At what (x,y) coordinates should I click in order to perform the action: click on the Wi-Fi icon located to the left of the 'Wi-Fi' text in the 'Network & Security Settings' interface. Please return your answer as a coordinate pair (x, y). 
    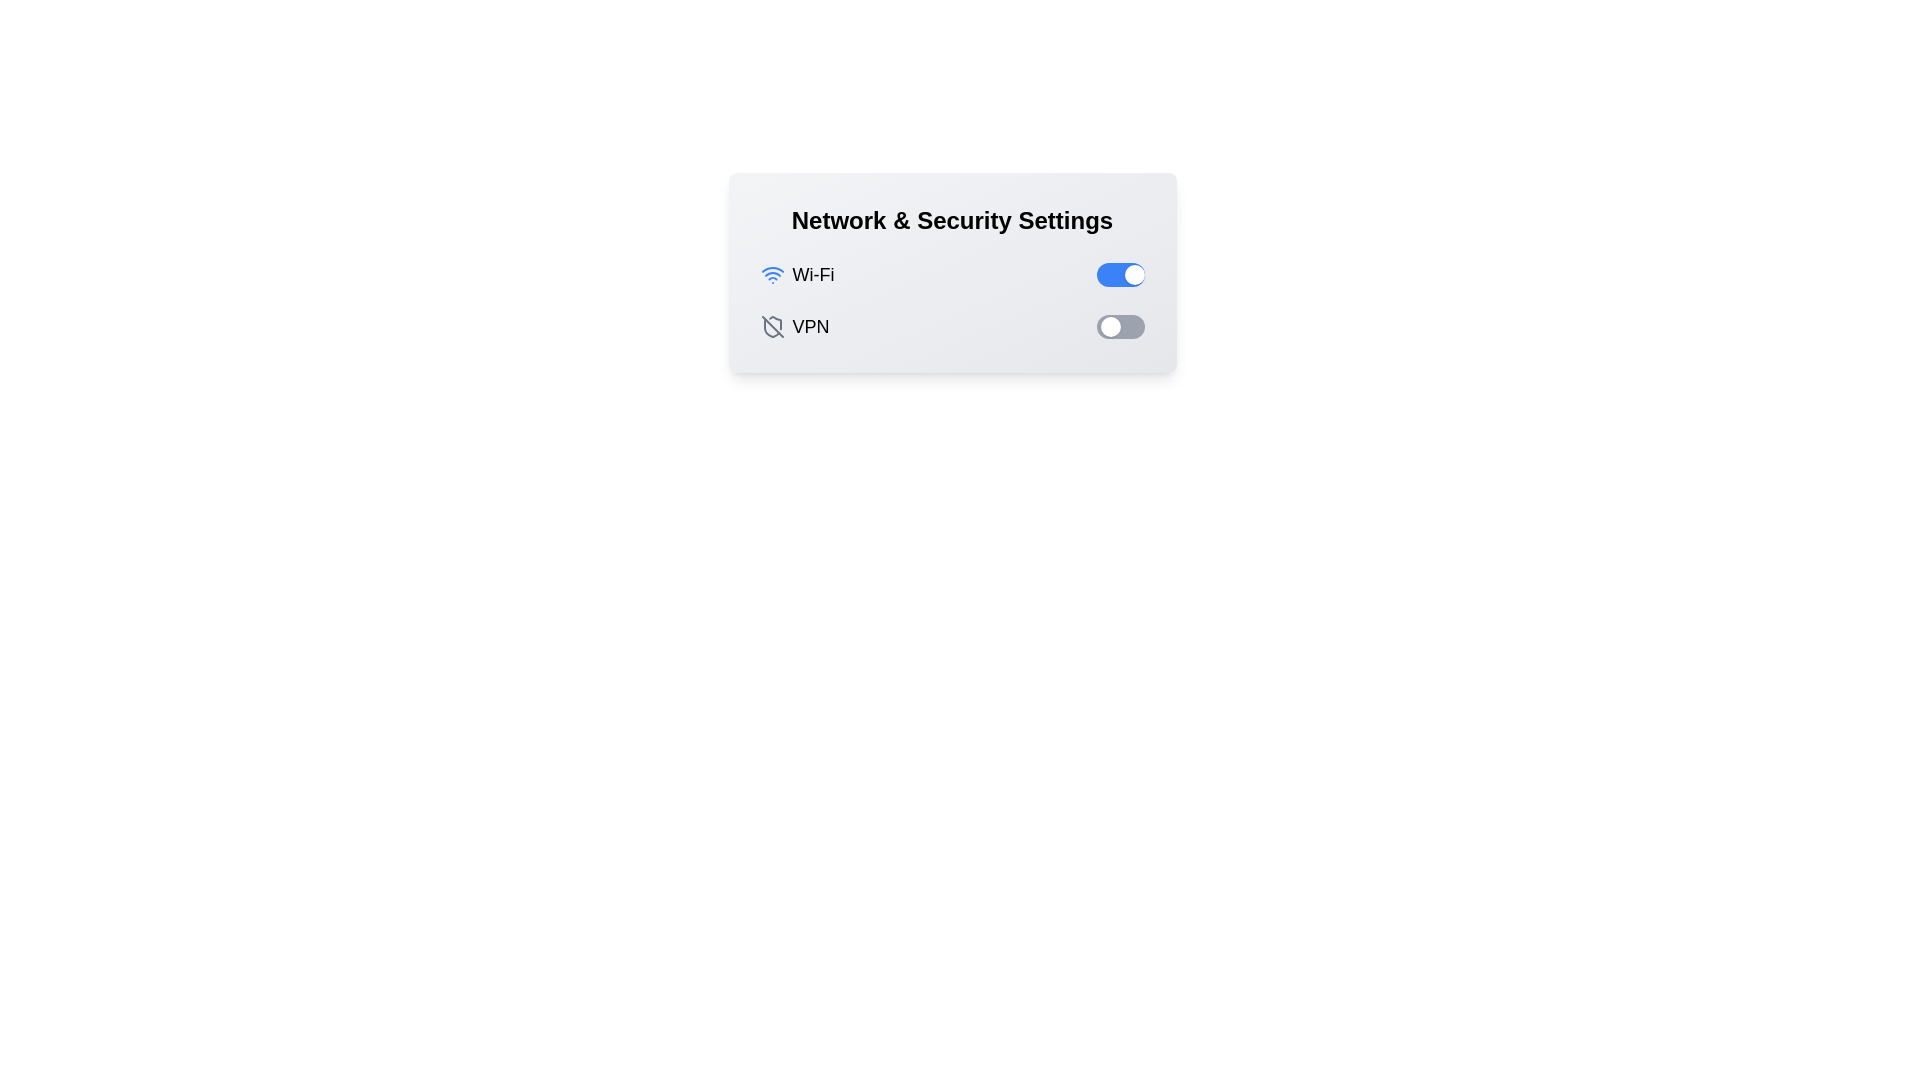
    Looking at the image, I should click on (771, 274).